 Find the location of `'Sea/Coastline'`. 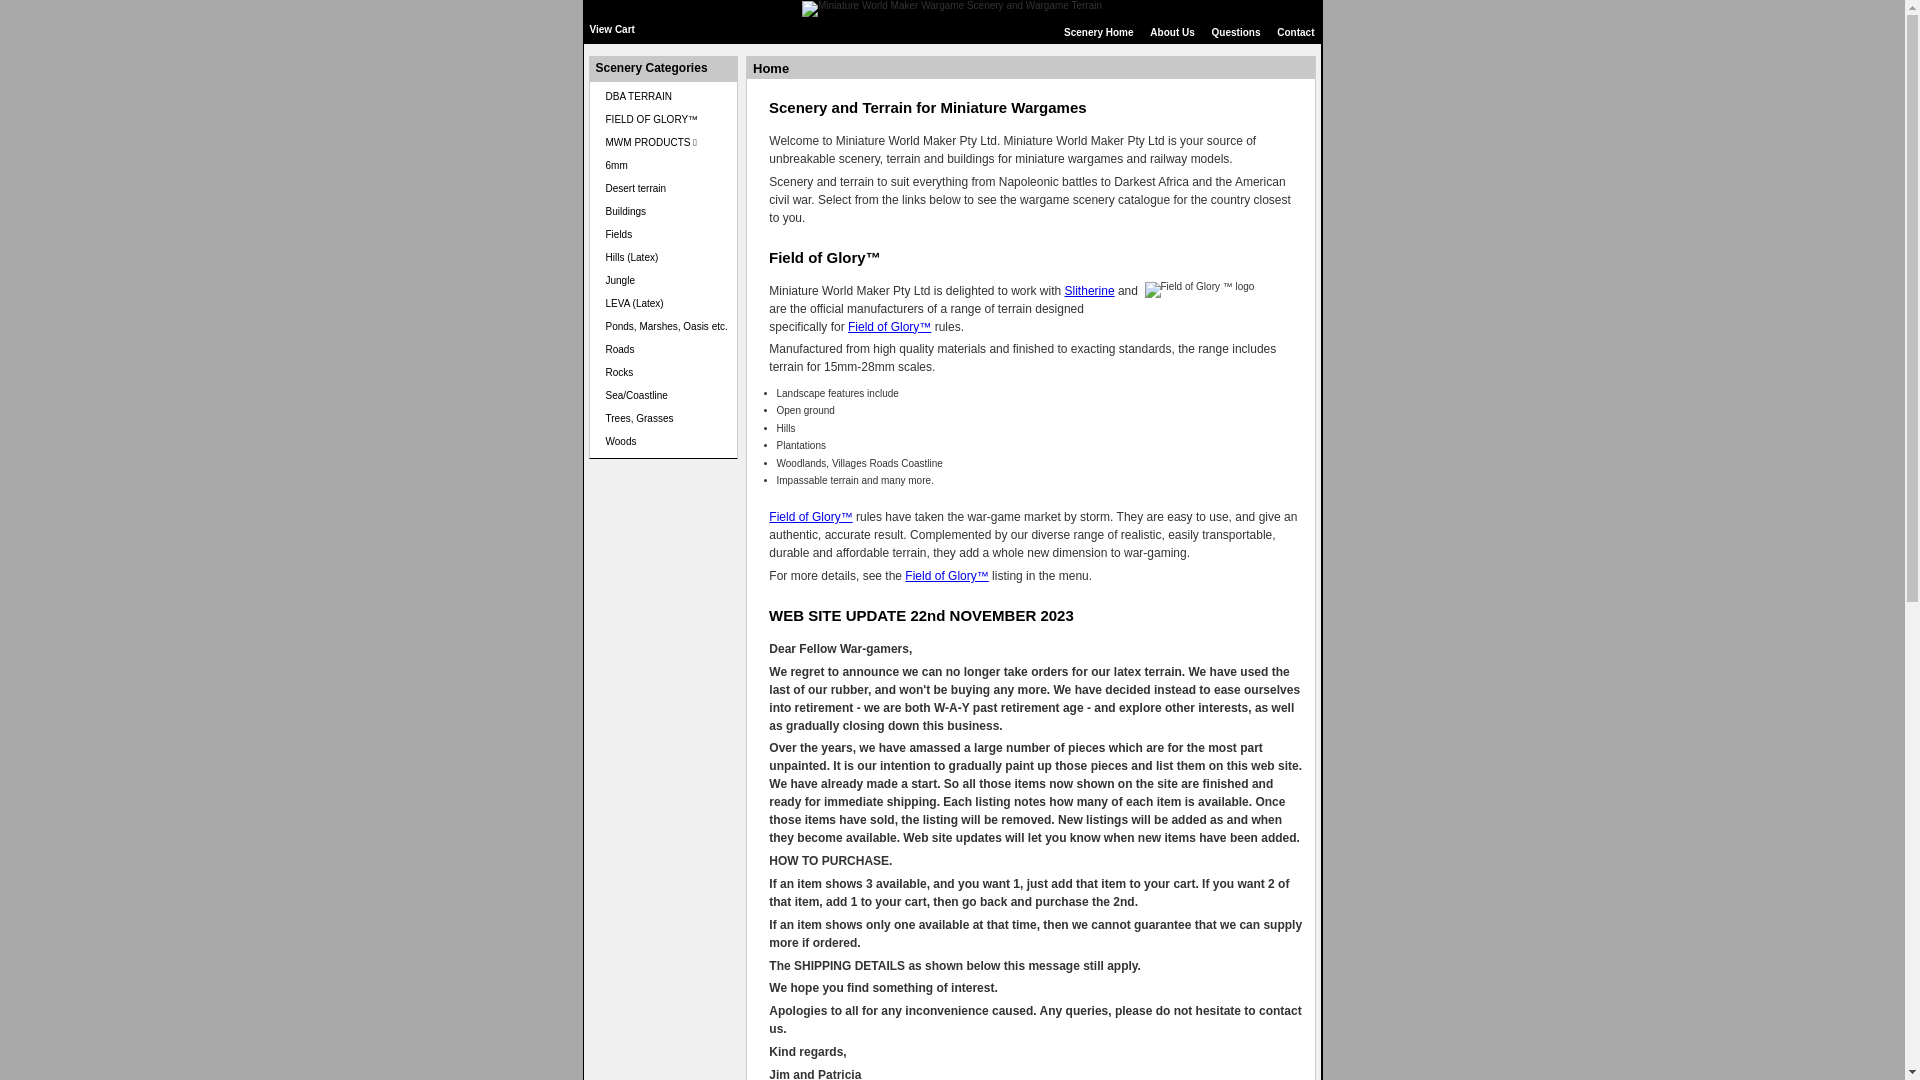

'Sea/Coastline' is located at coordinates (636, 395).